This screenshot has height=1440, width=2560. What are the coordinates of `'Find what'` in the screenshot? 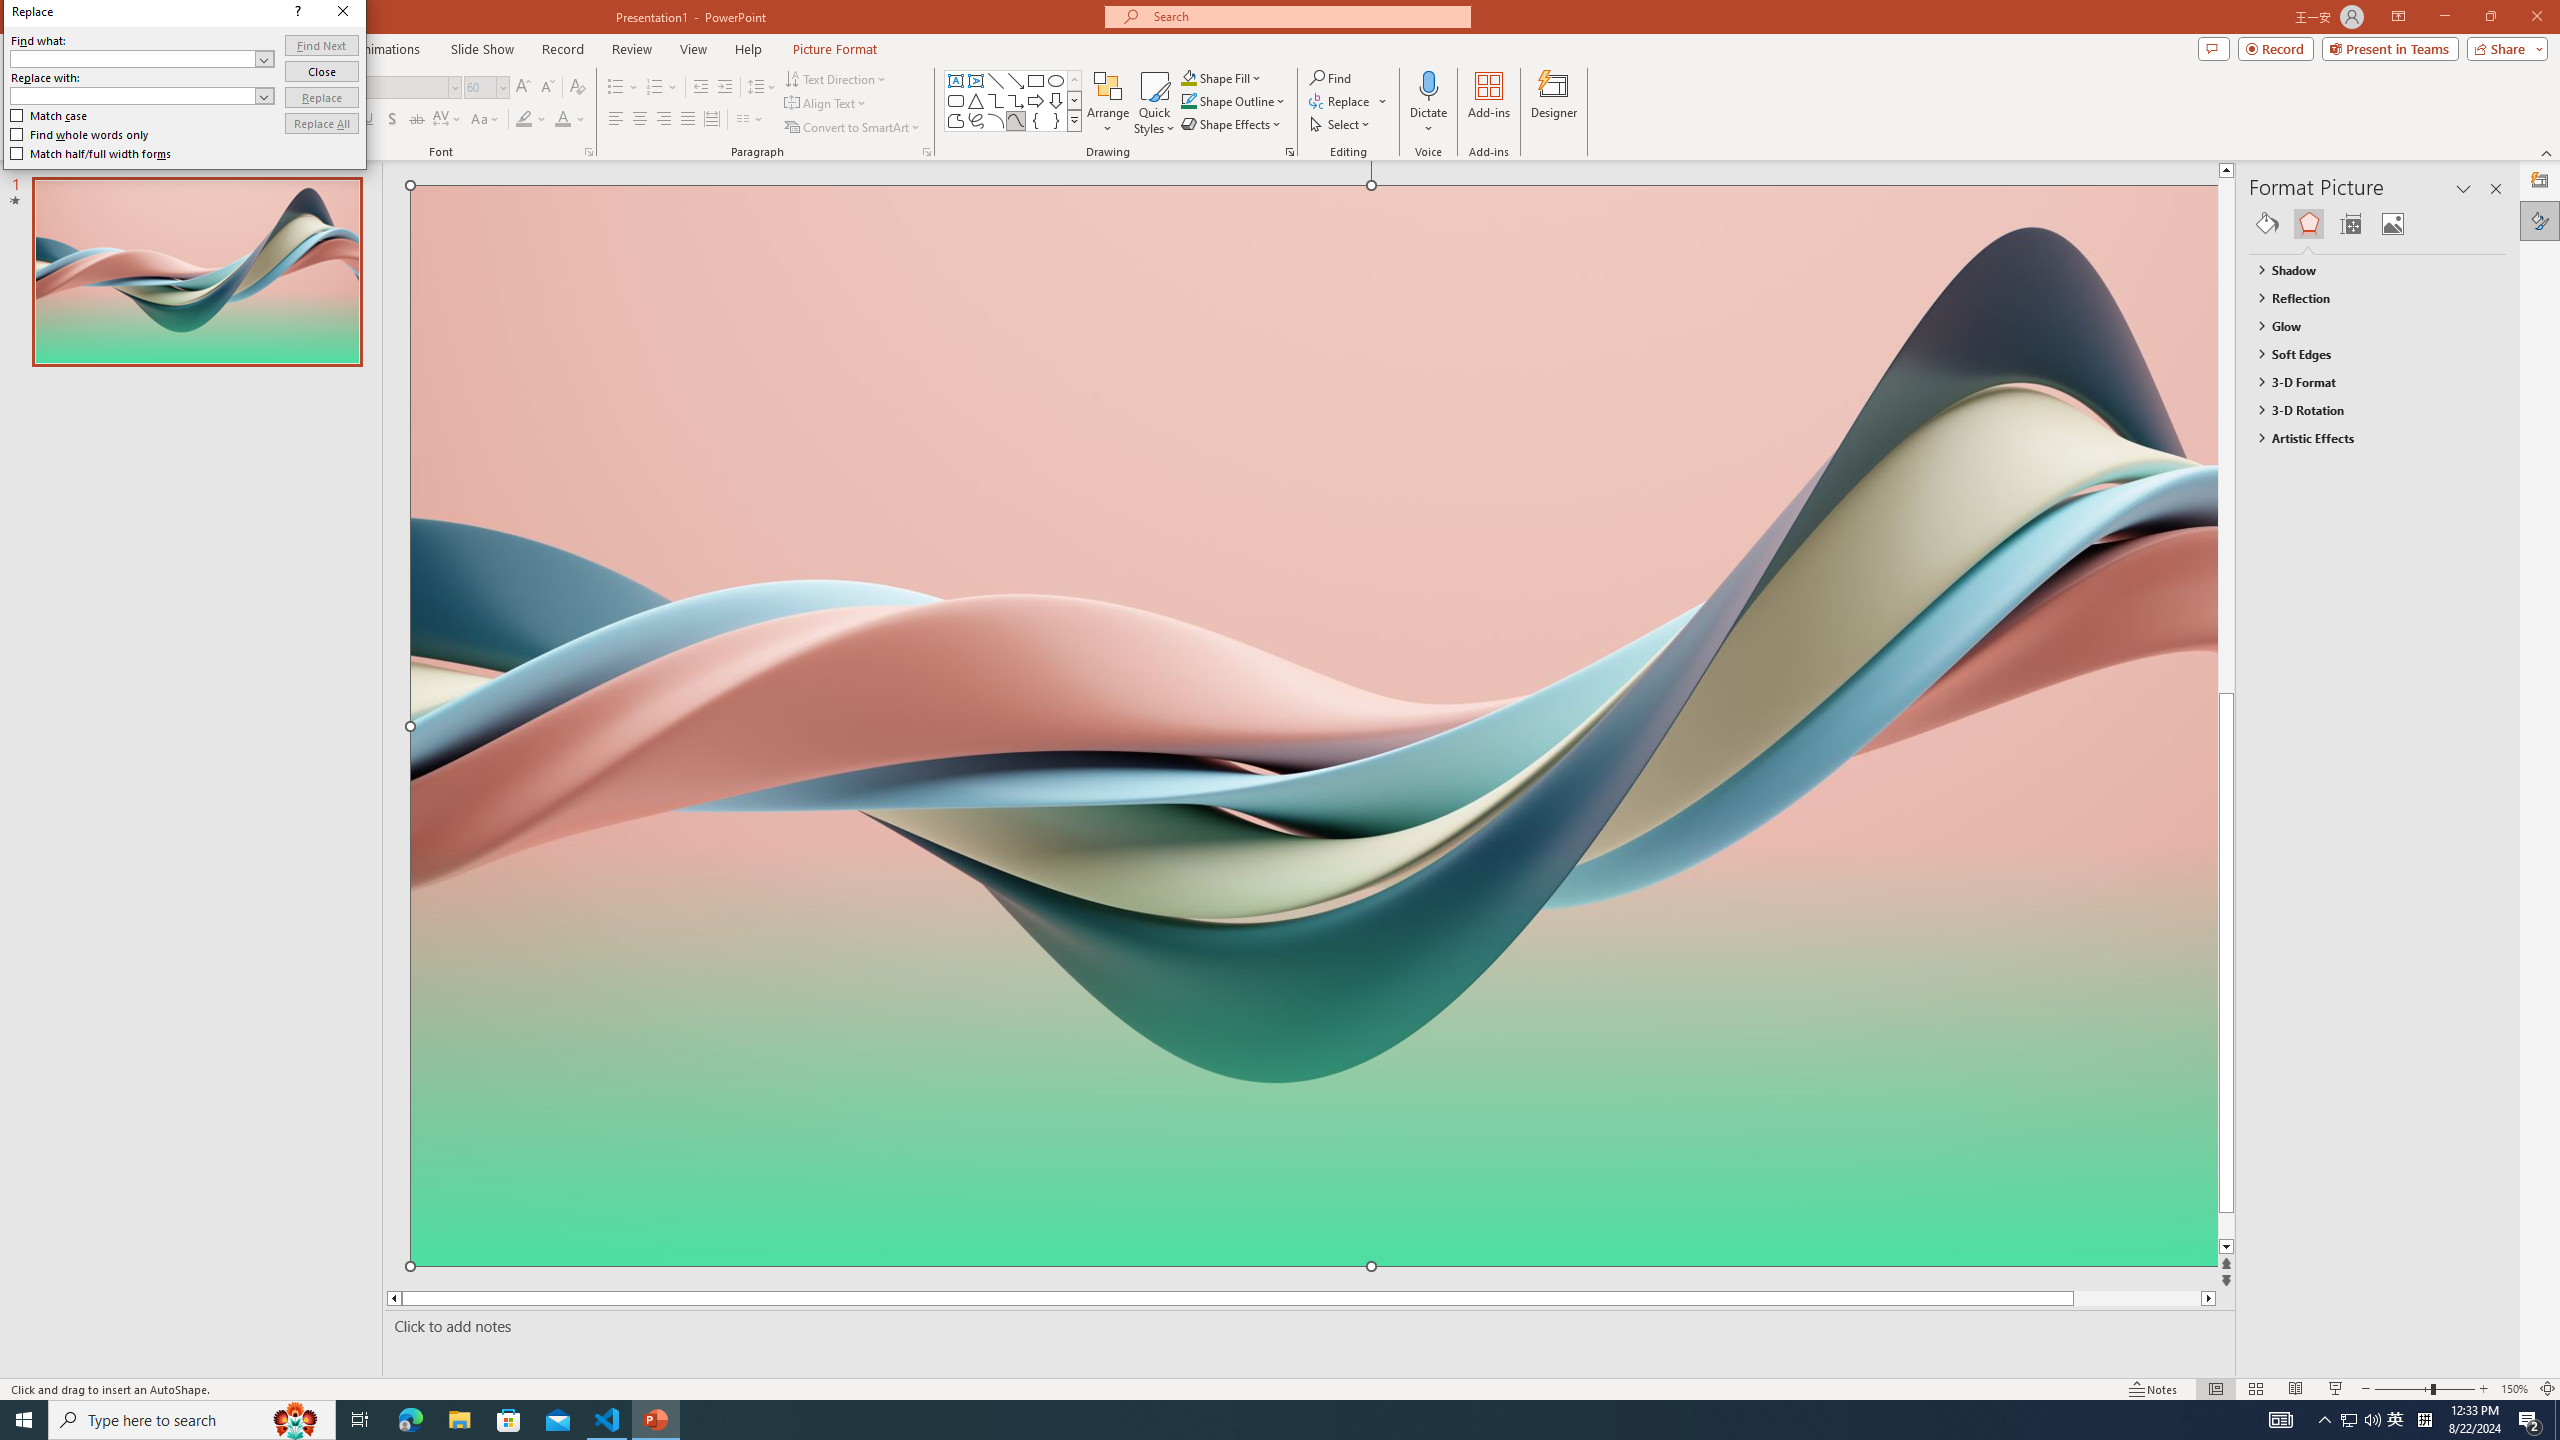 It's located at (142, 58).